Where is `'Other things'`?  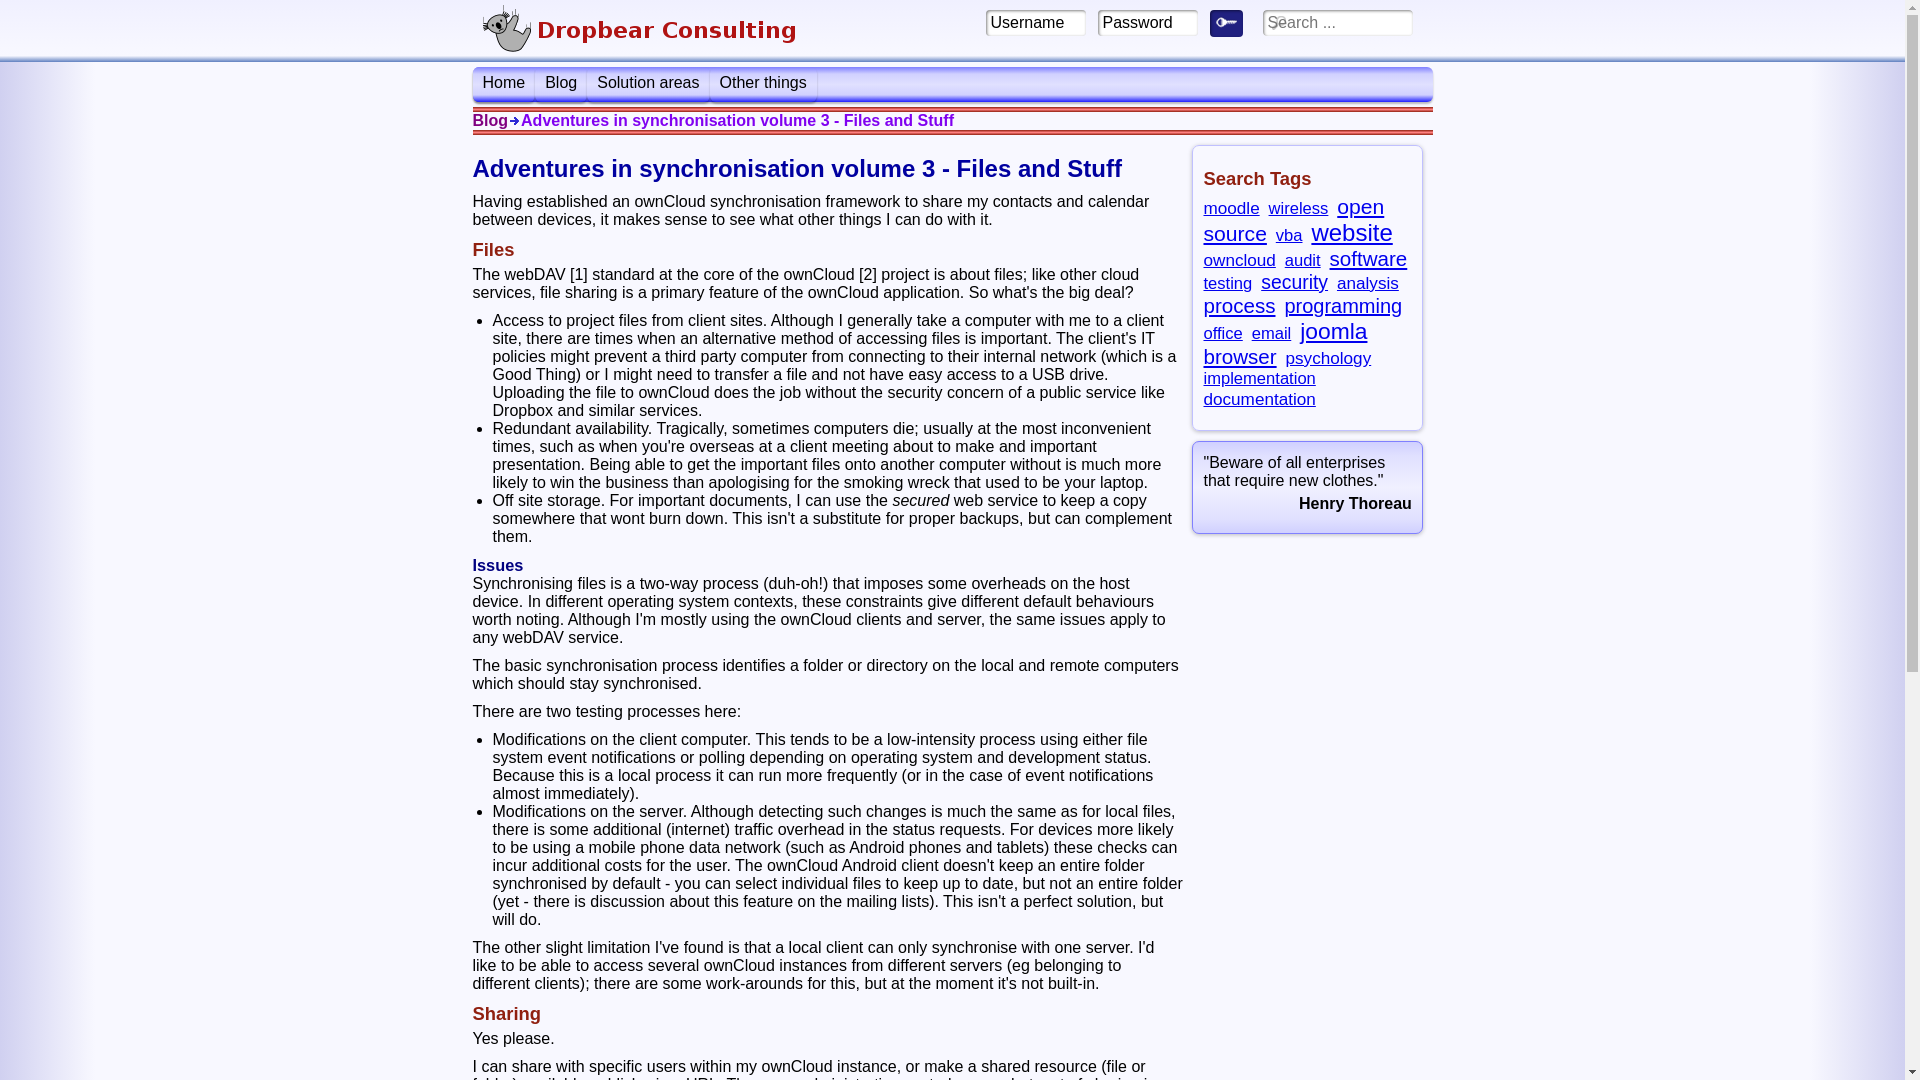 'Other things' is located at coordinates (710, 83).